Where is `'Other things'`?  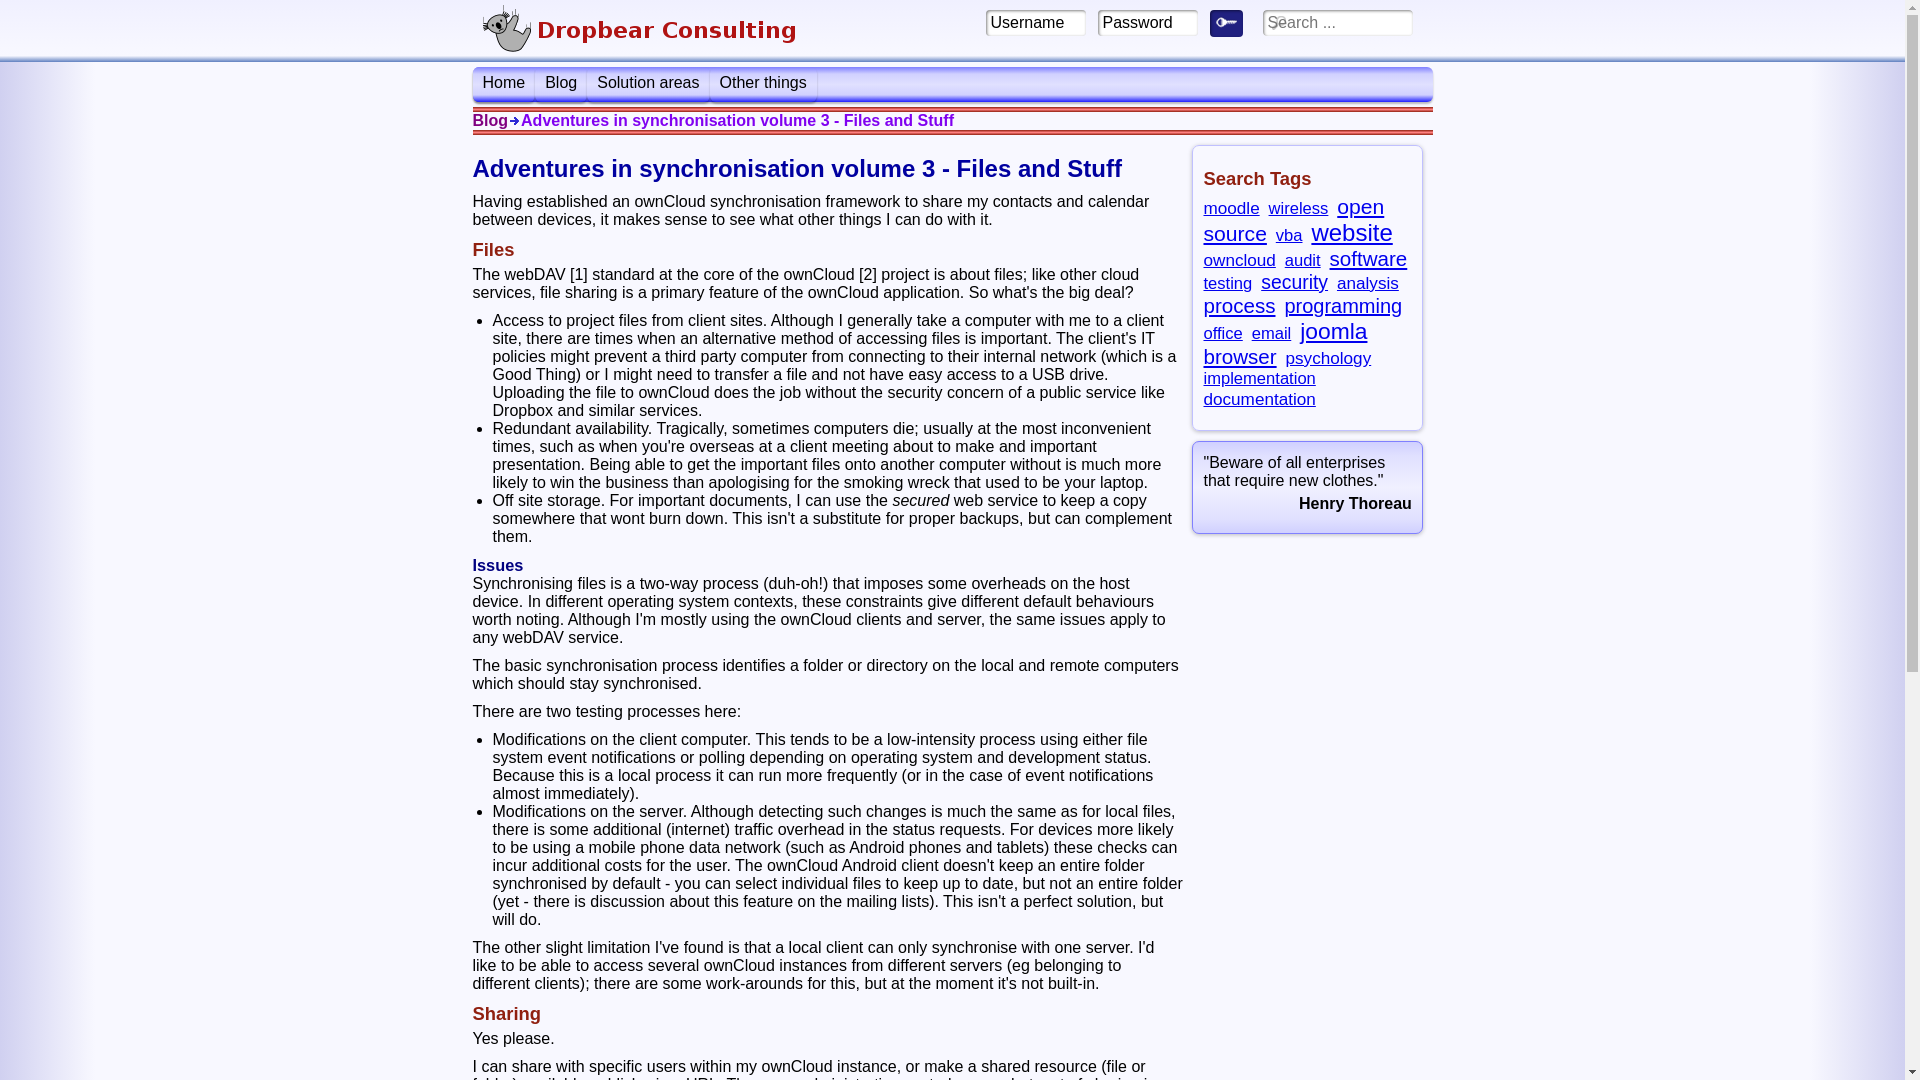 'Other things' is located at coordinates (710, 83).